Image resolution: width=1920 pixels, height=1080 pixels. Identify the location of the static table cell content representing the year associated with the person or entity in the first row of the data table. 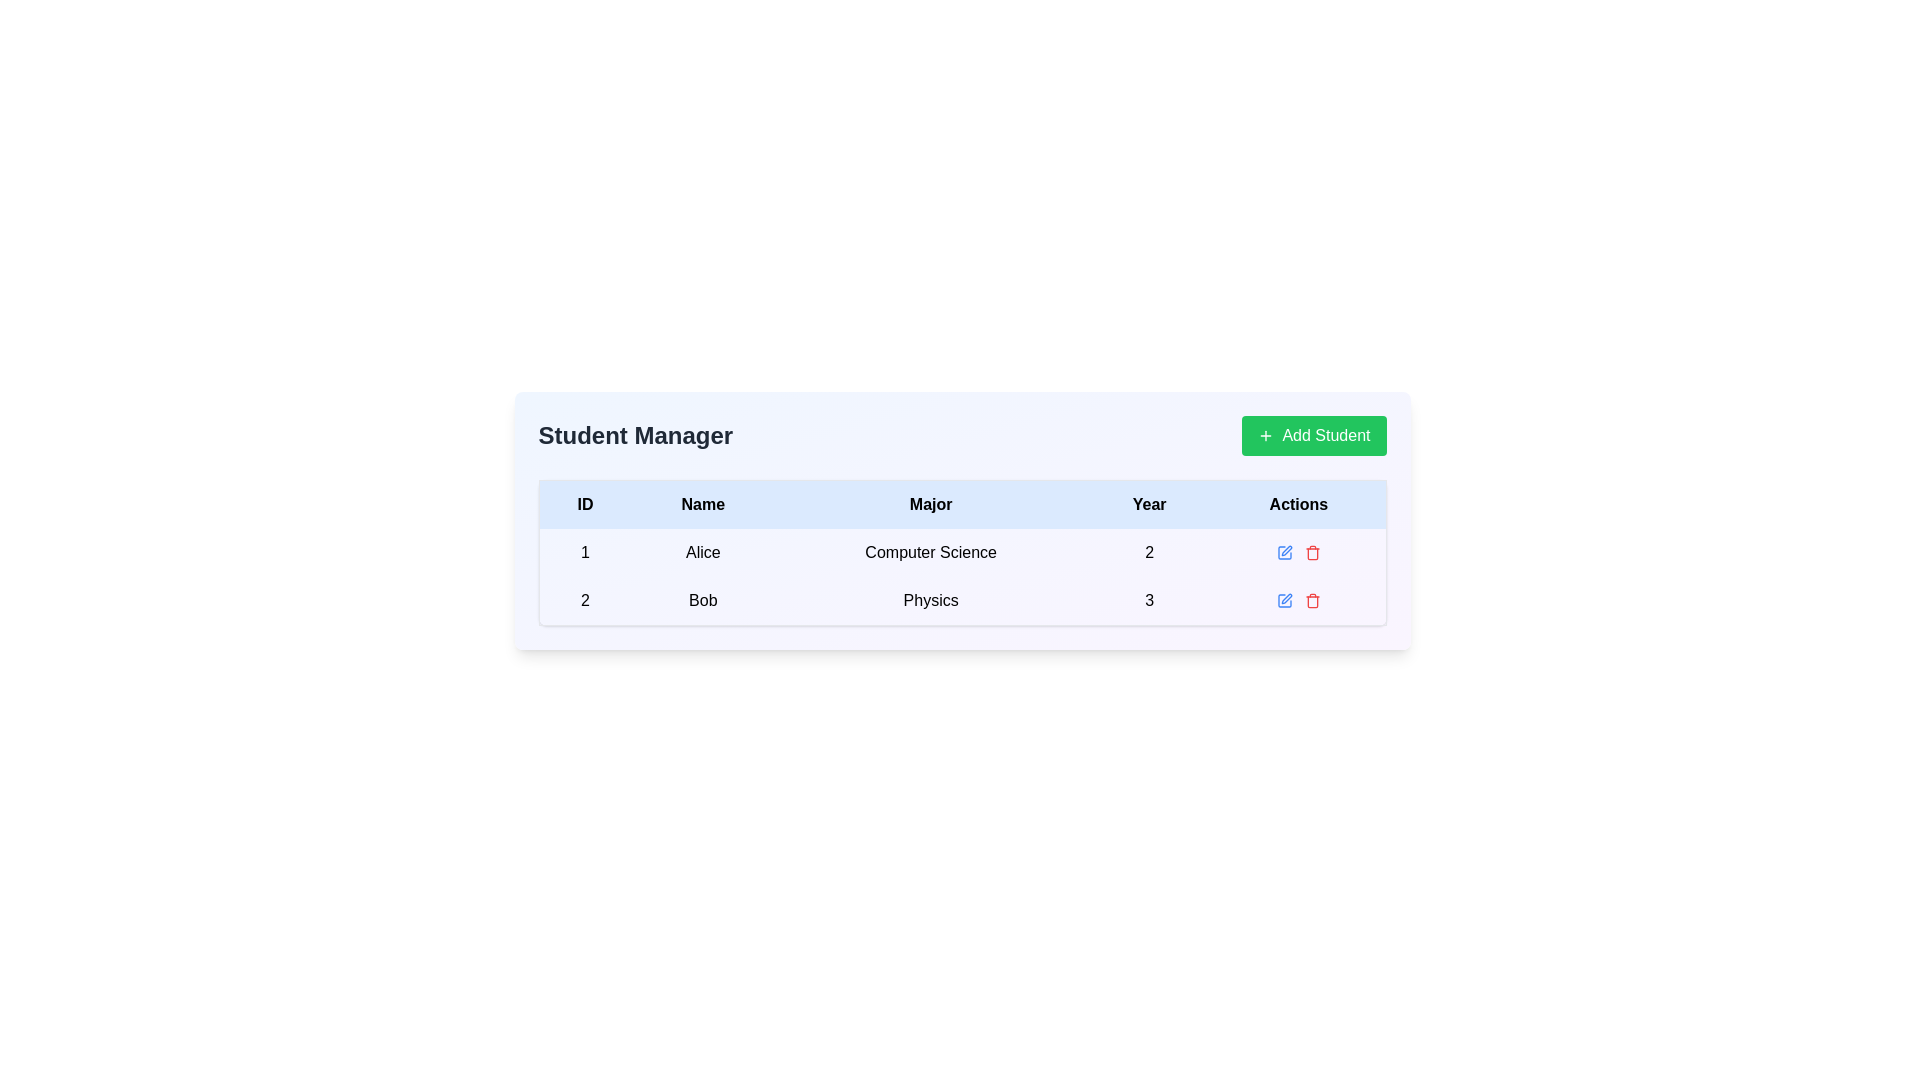
(1149, 552).